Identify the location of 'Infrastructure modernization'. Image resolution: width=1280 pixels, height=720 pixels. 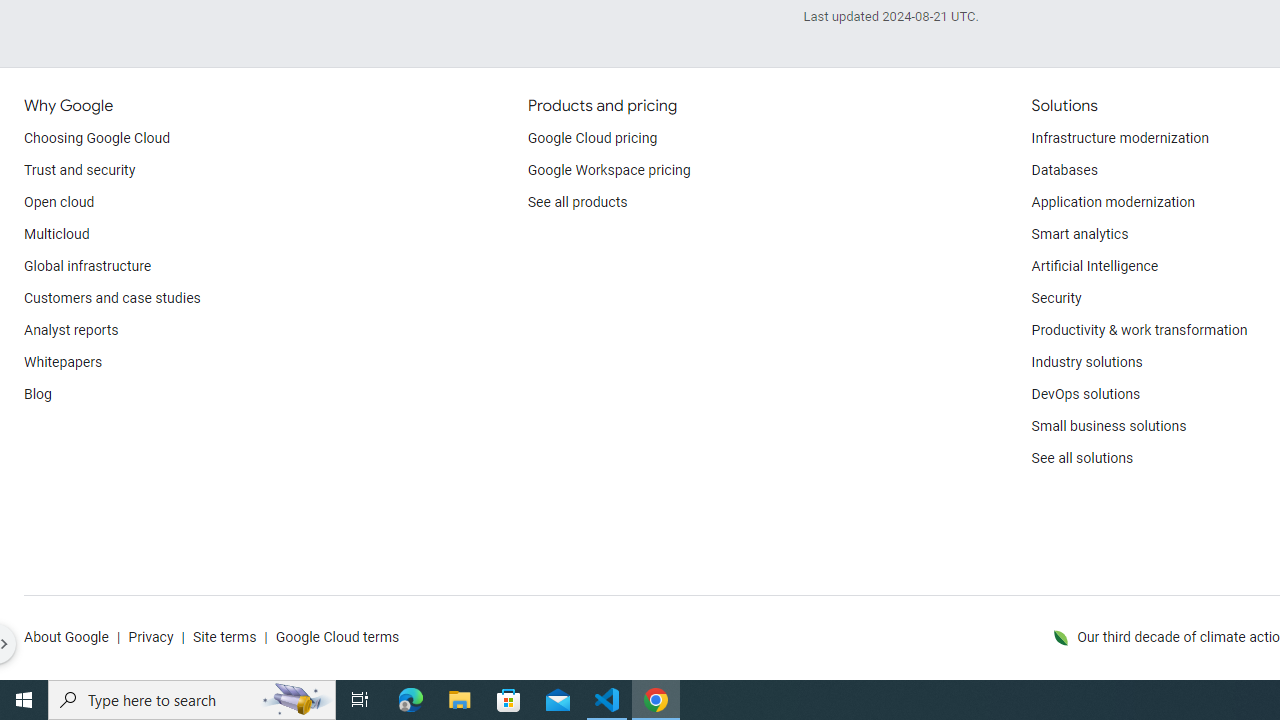
(1120, 137).